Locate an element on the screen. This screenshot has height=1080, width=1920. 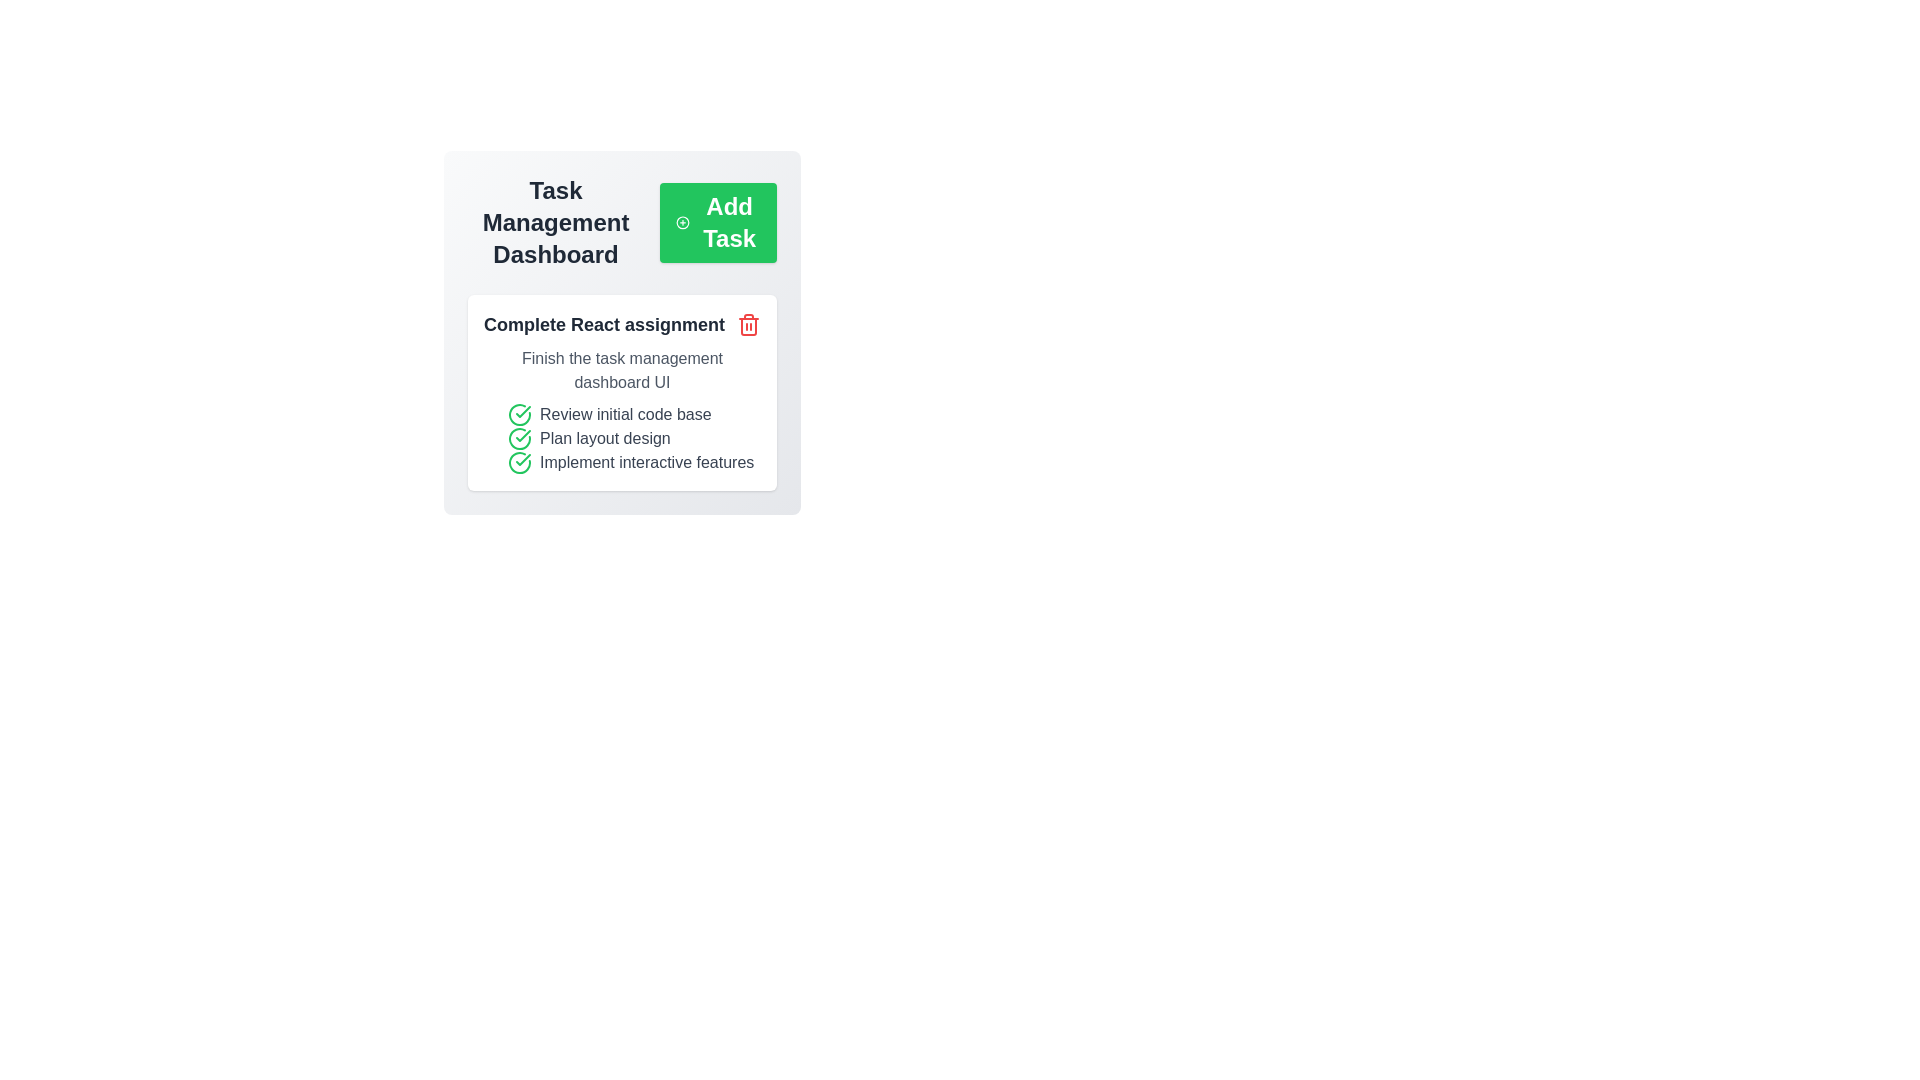
the first task item in the to-do list that displays 'Review initial code base' and has a green check mark for more details is located at coordinates (633, 414).